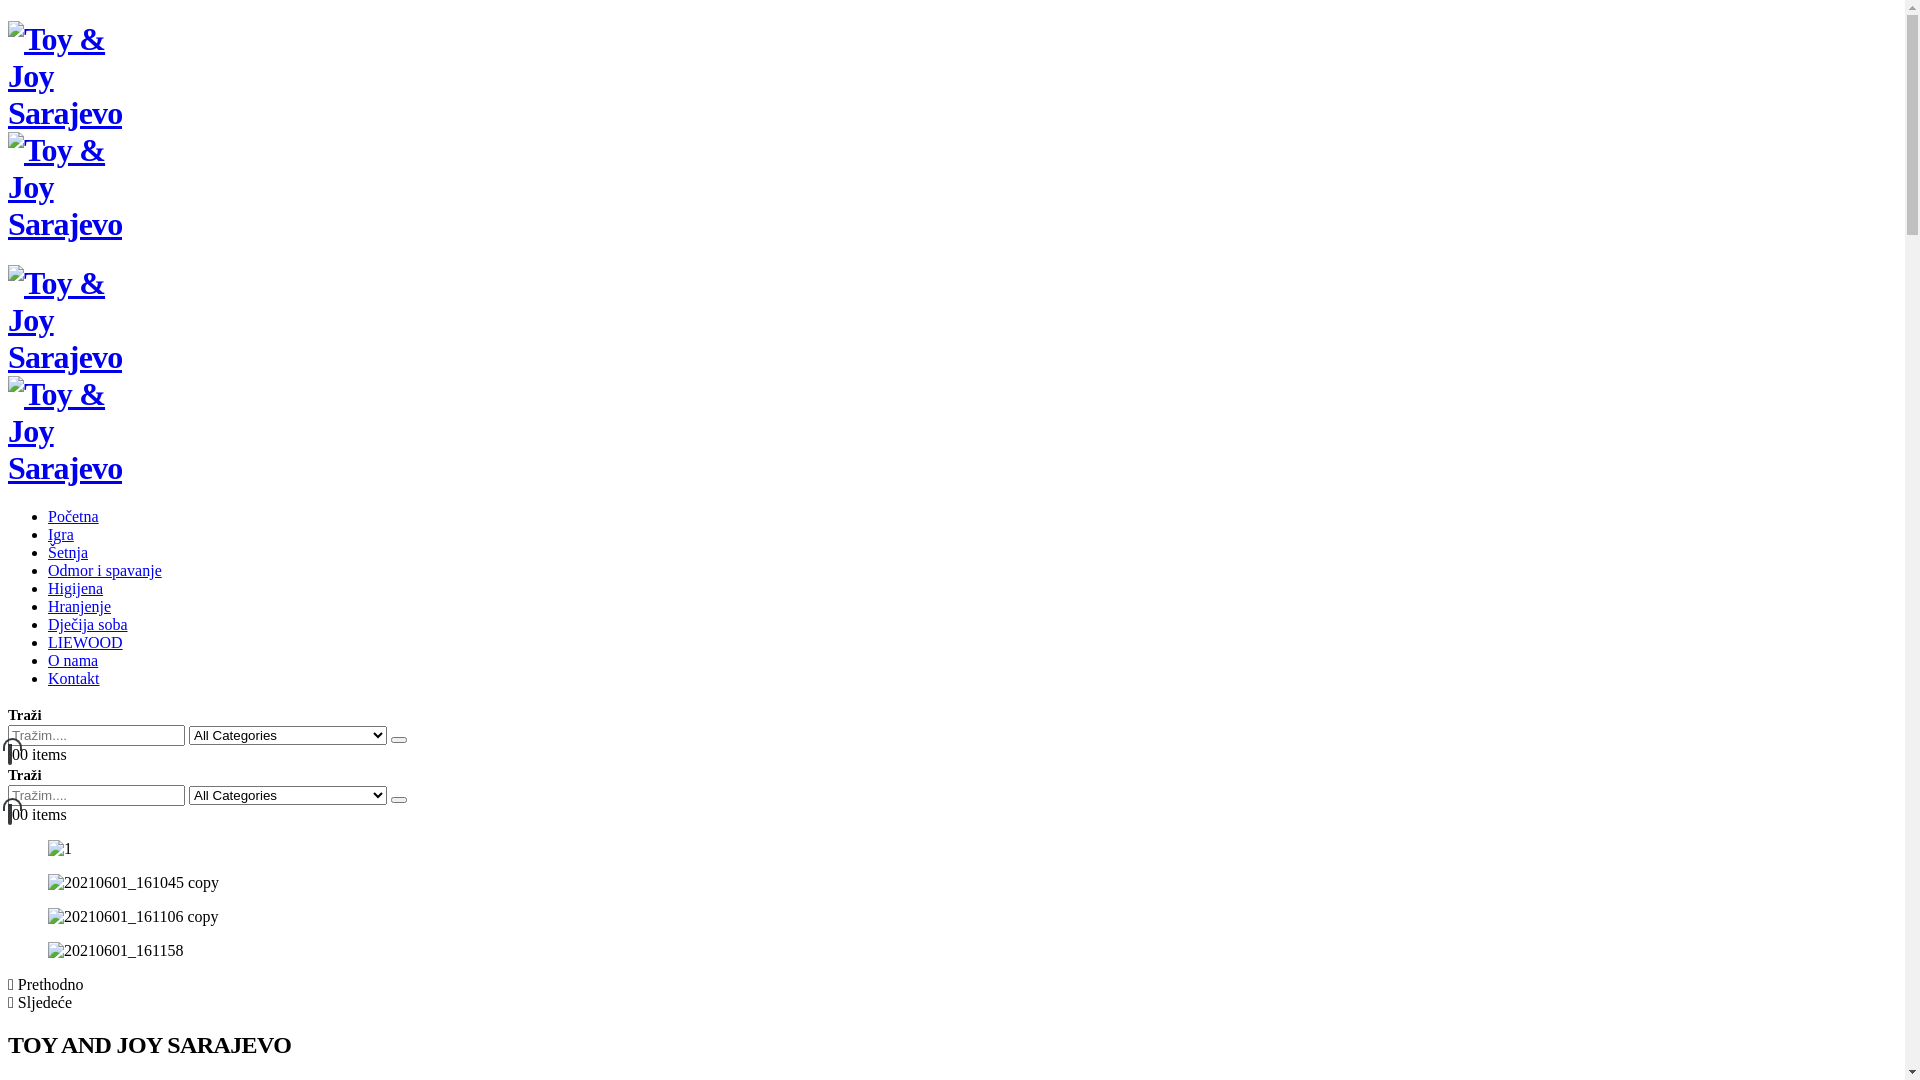  What do you see at coordinates (79, 605) in the screenshot?
I see `'Hranjenje'` at bounding box center [79, 605].